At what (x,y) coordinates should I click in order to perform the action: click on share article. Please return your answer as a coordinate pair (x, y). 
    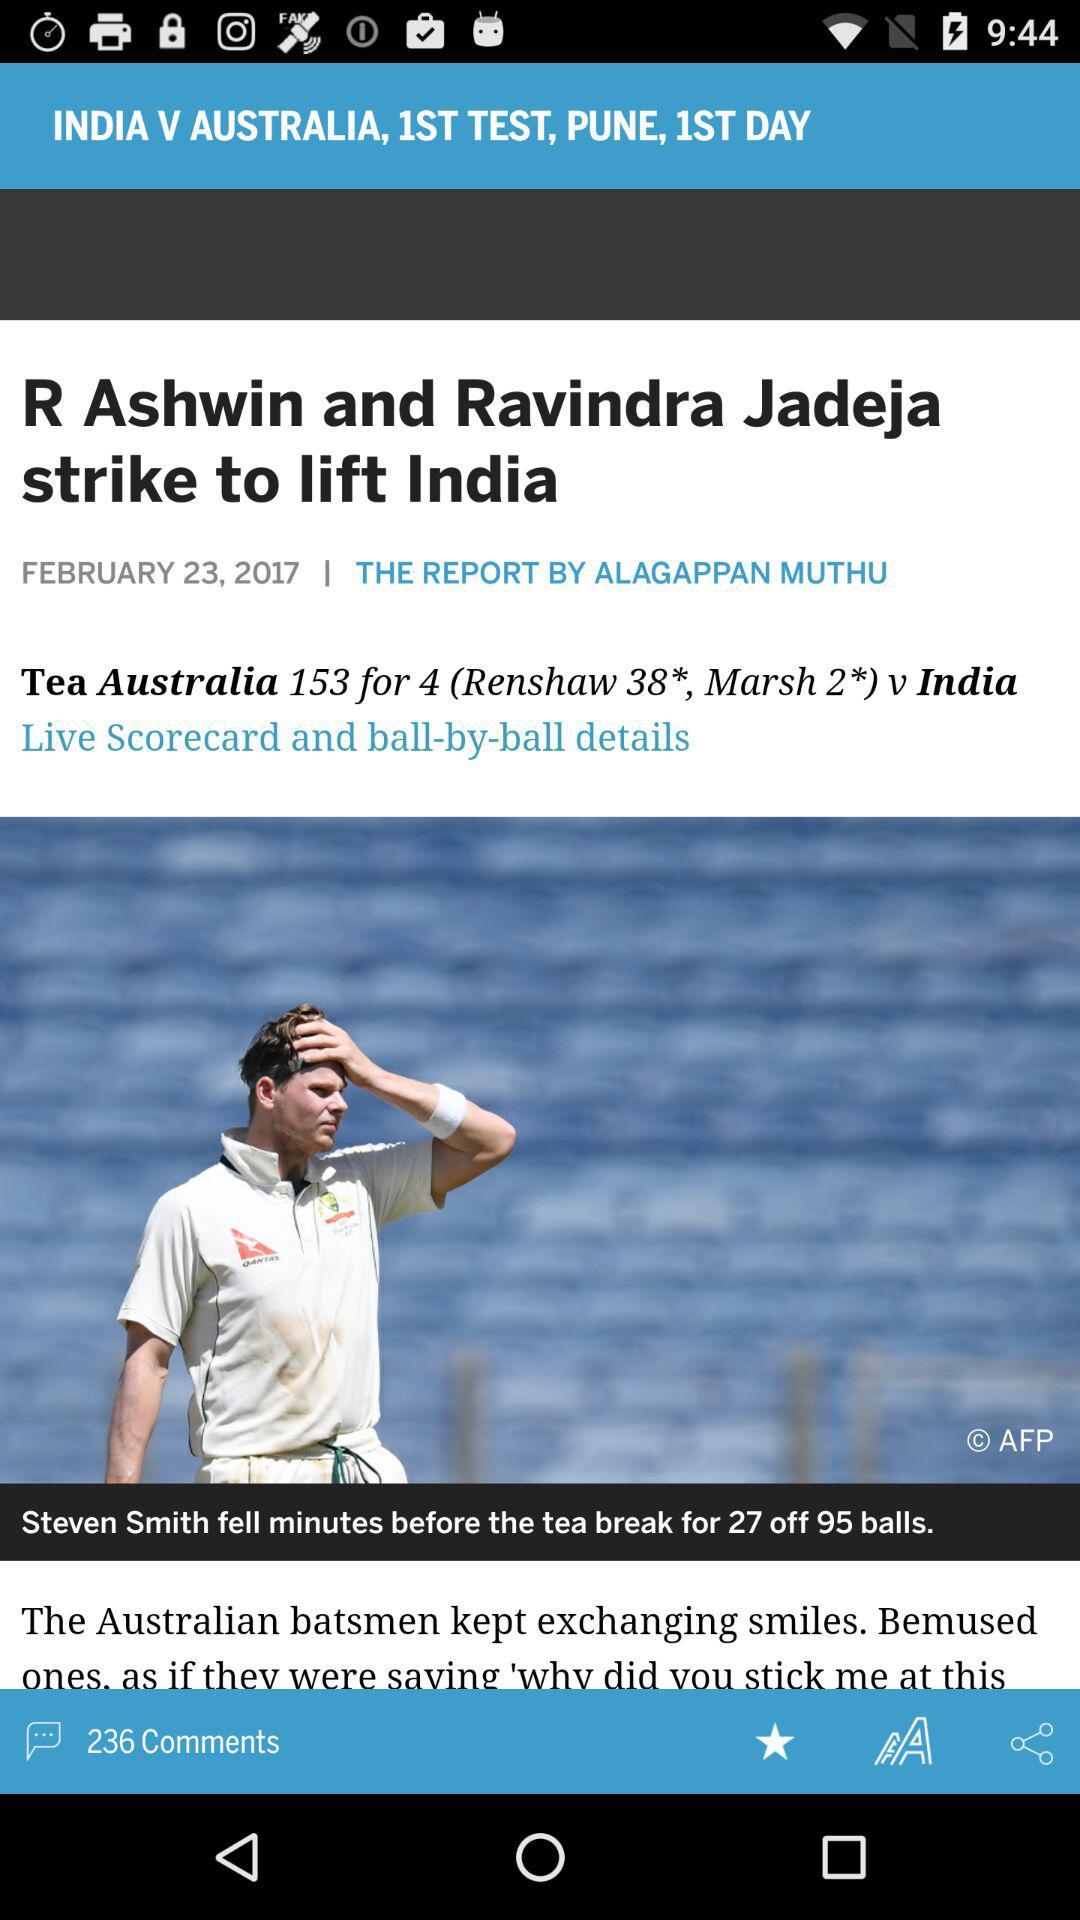
    Looking at the image, I should click on (1032, 1742).